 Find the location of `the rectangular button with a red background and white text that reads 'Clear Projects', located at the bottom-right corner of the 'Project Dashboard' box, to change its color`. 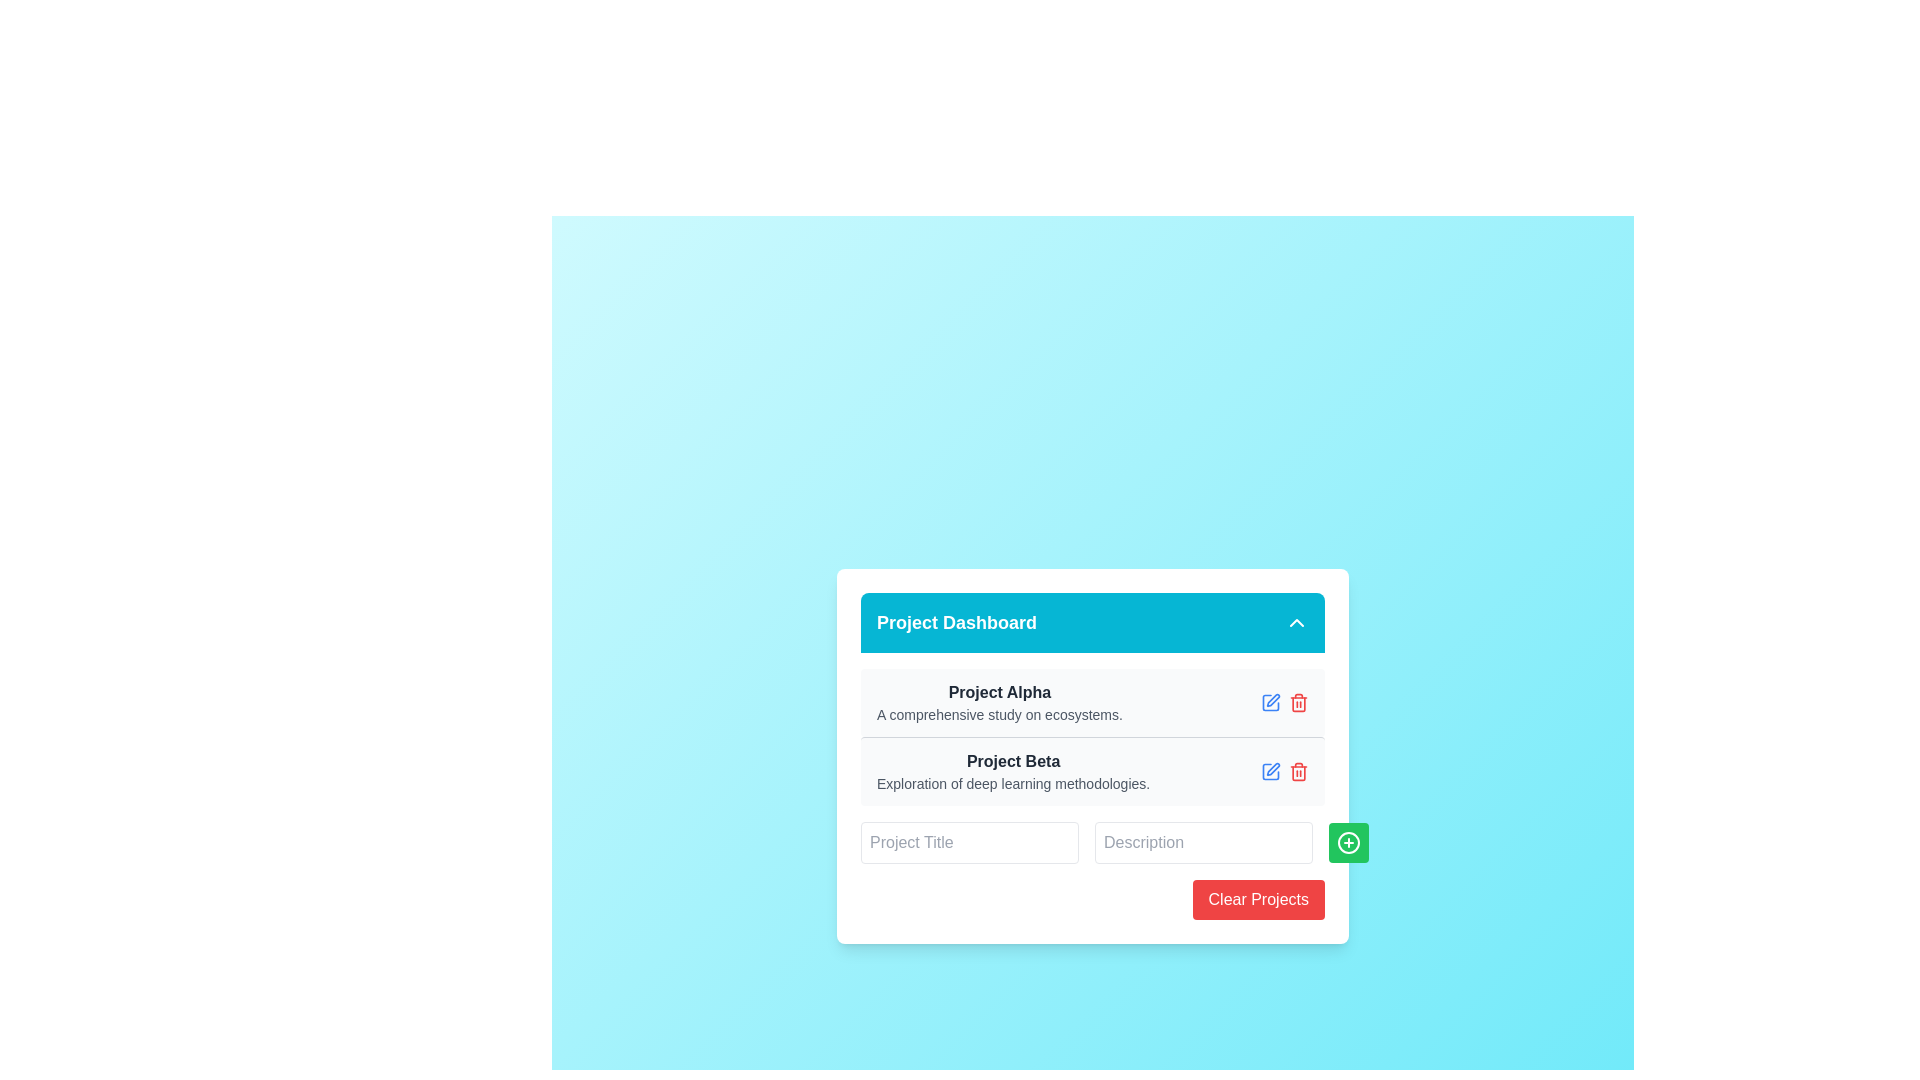

the rectangular button with a red background and white text that reads 'Clear Projects', located at the bottom-right corner of the 'Project Dashboard' box, to change its color is located at coordinates (1257, 898).